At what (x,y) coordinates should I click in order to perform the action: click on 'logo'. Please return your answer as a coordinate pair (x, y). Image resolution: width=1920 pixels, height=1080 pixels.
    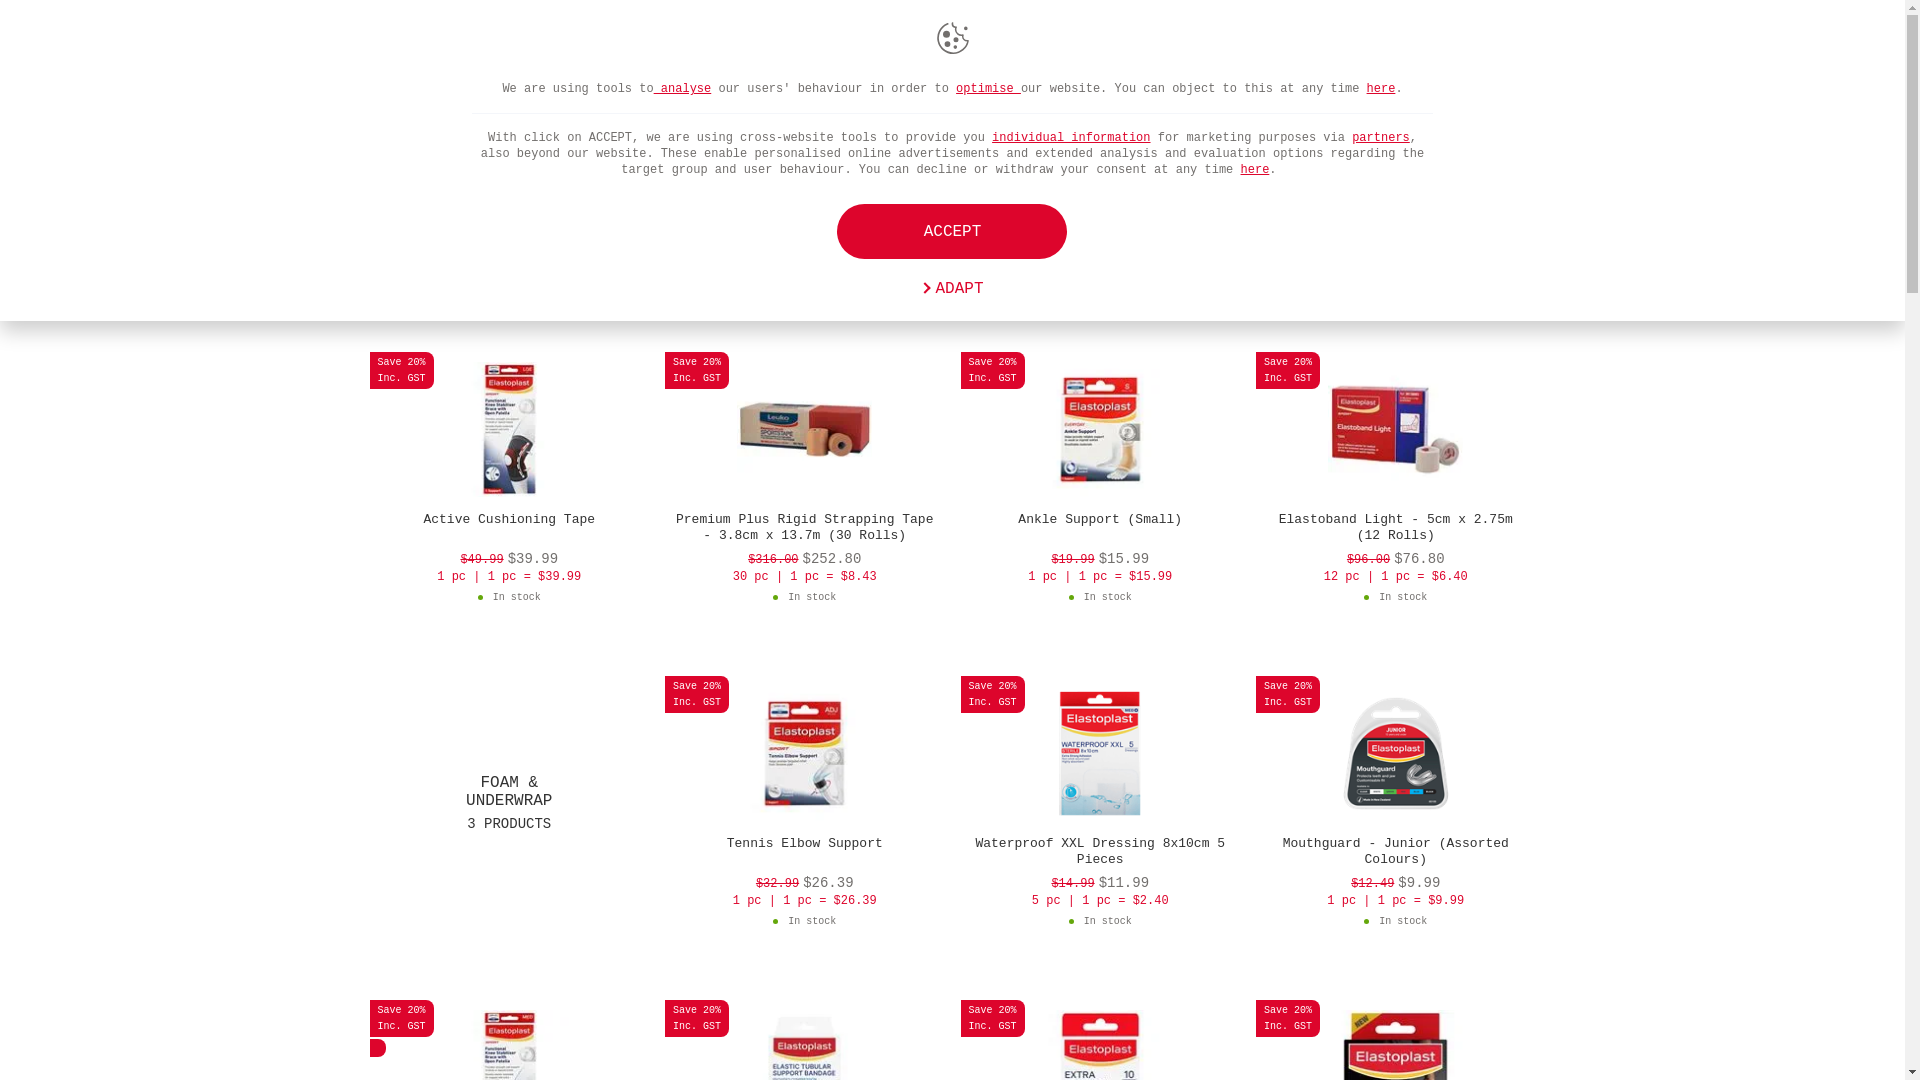
    Looking at the image, I should click on (436, 42).